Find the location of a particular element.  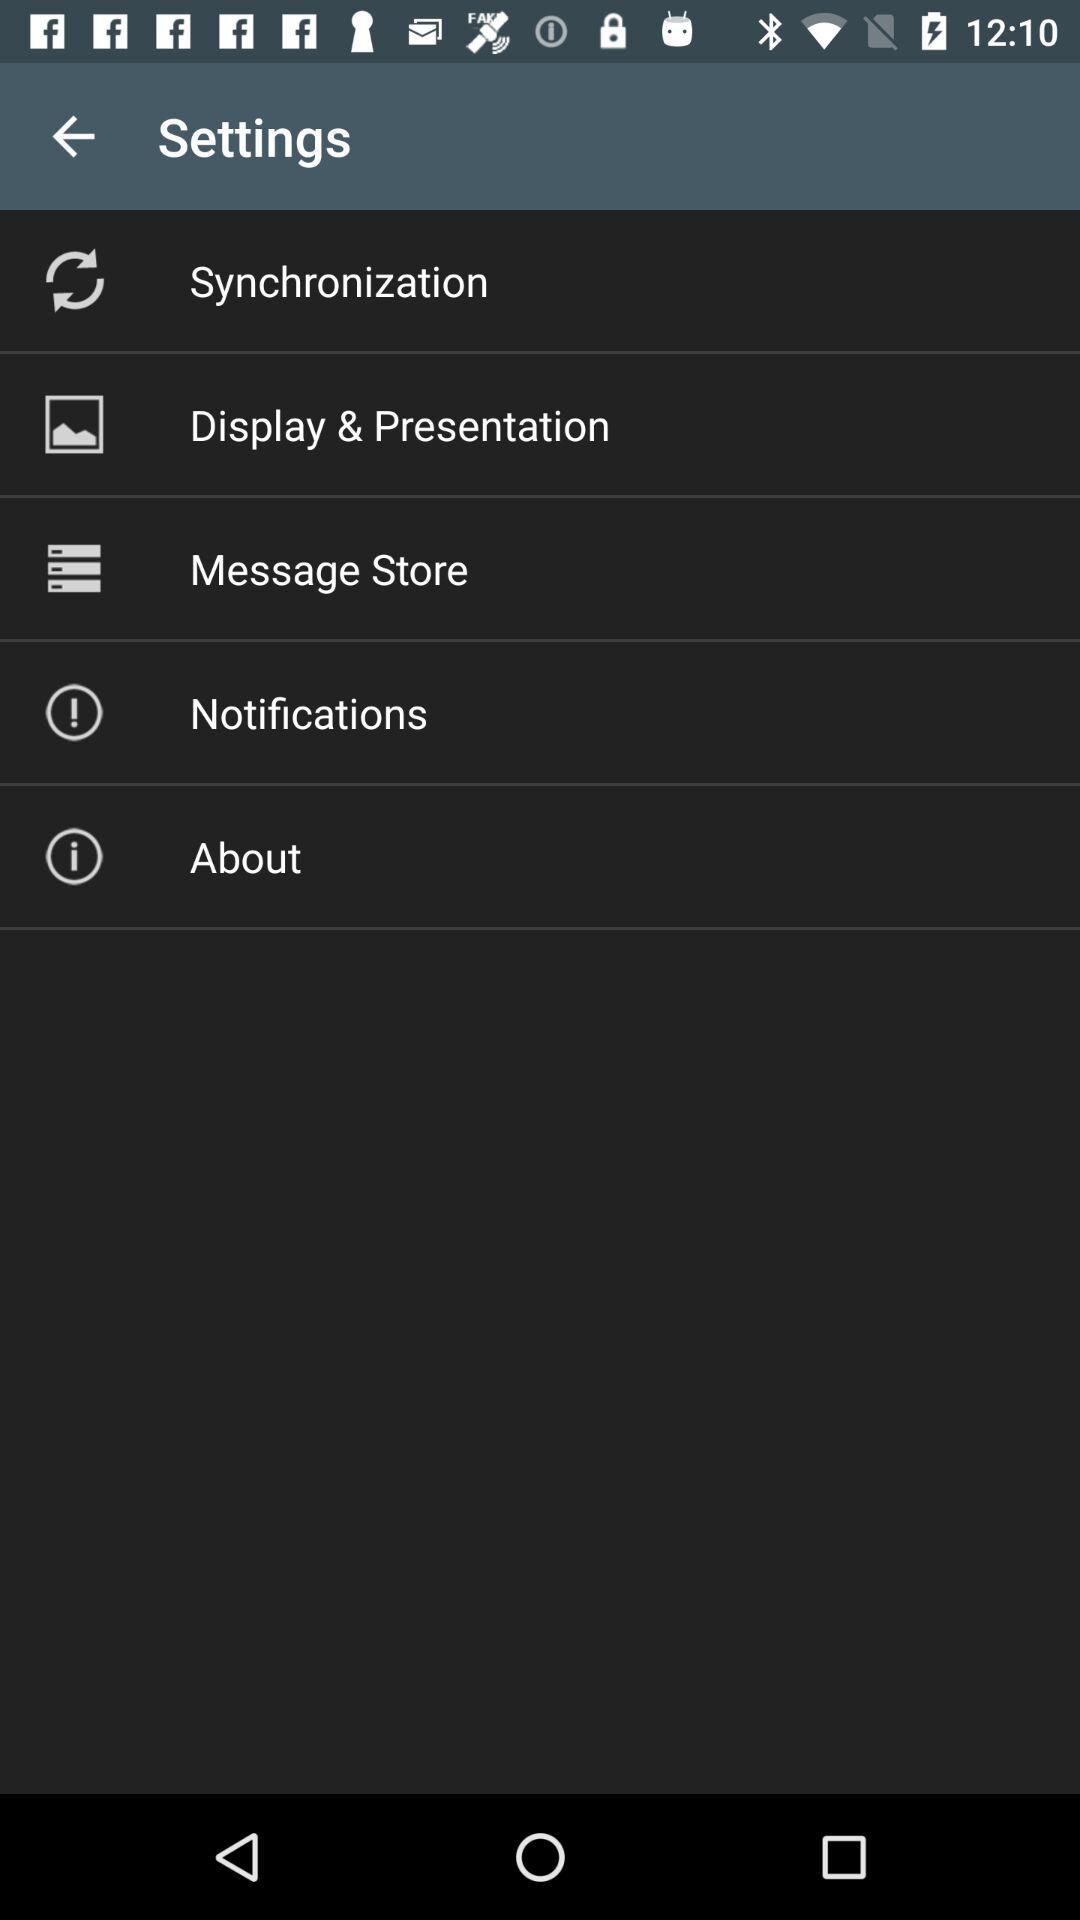

the synchronization item is located at coordinates (338, 279).